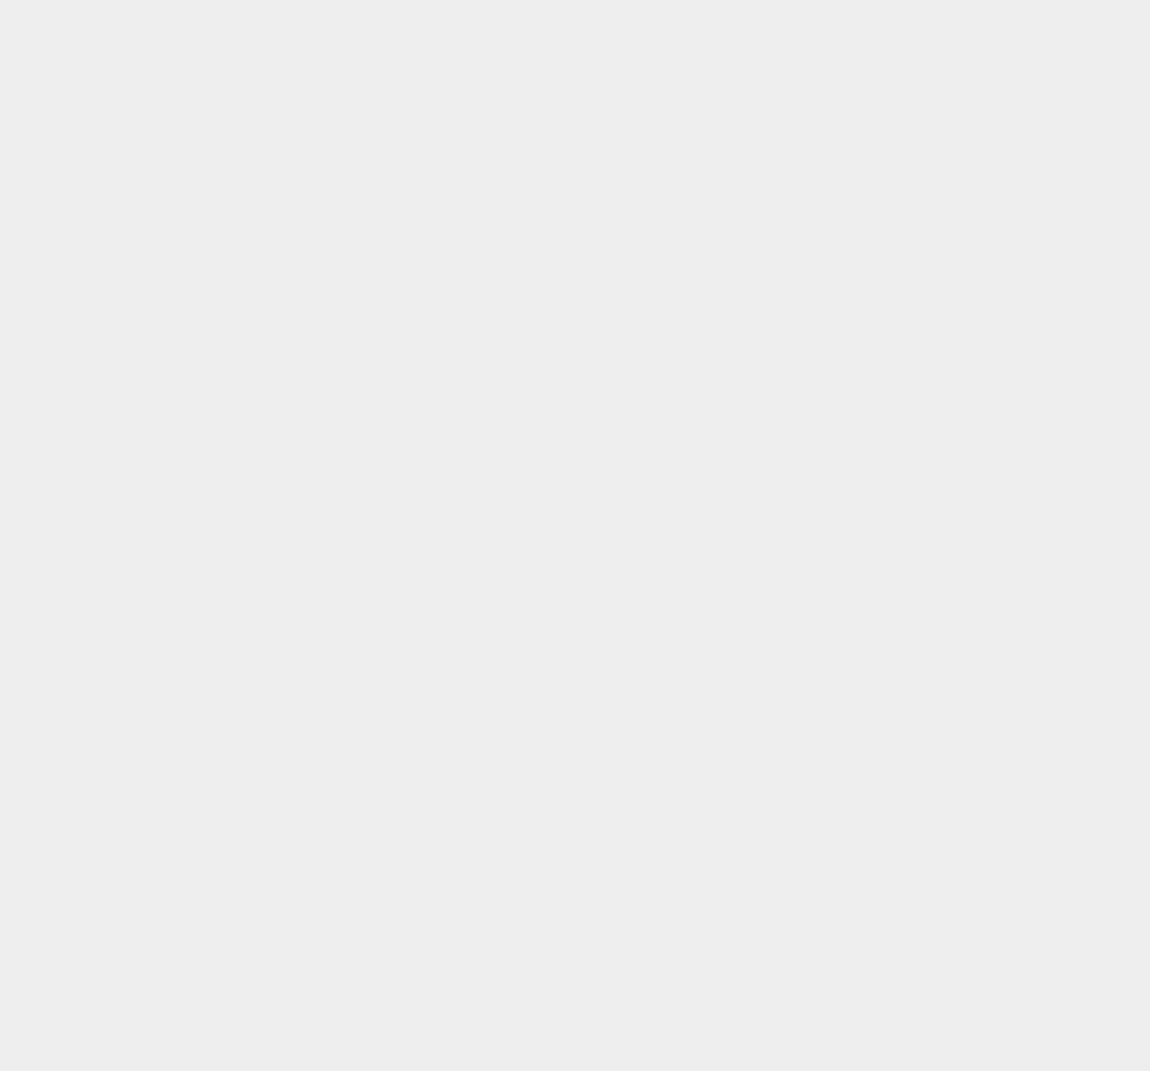 This screenshot has width=1150, height=1071. What do you see at coordinates (852, 843) in the screenshot?
I see `'Visual Studio'` at bounding box center [852, 843].